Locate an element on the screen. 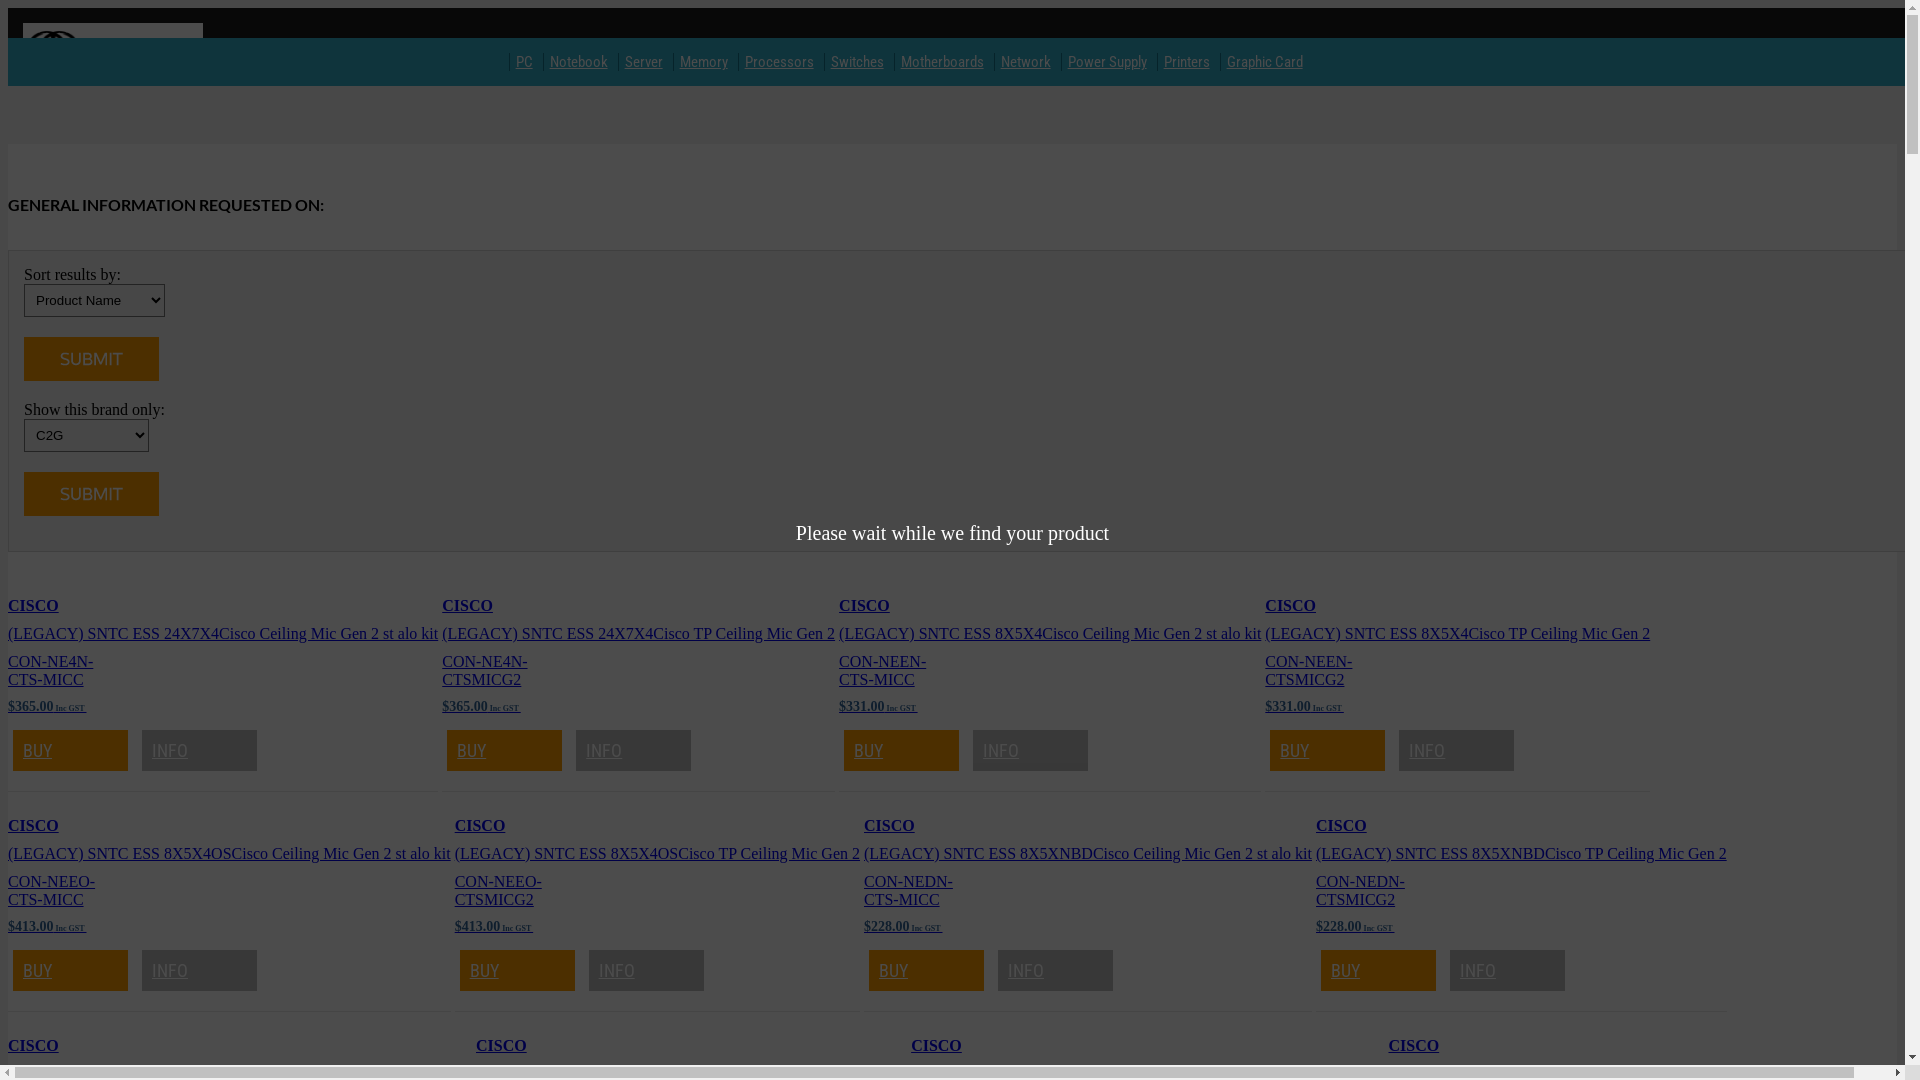 The image size is (1920, 1080). 'Graphic Card' is located at coordinates (1264, 60).